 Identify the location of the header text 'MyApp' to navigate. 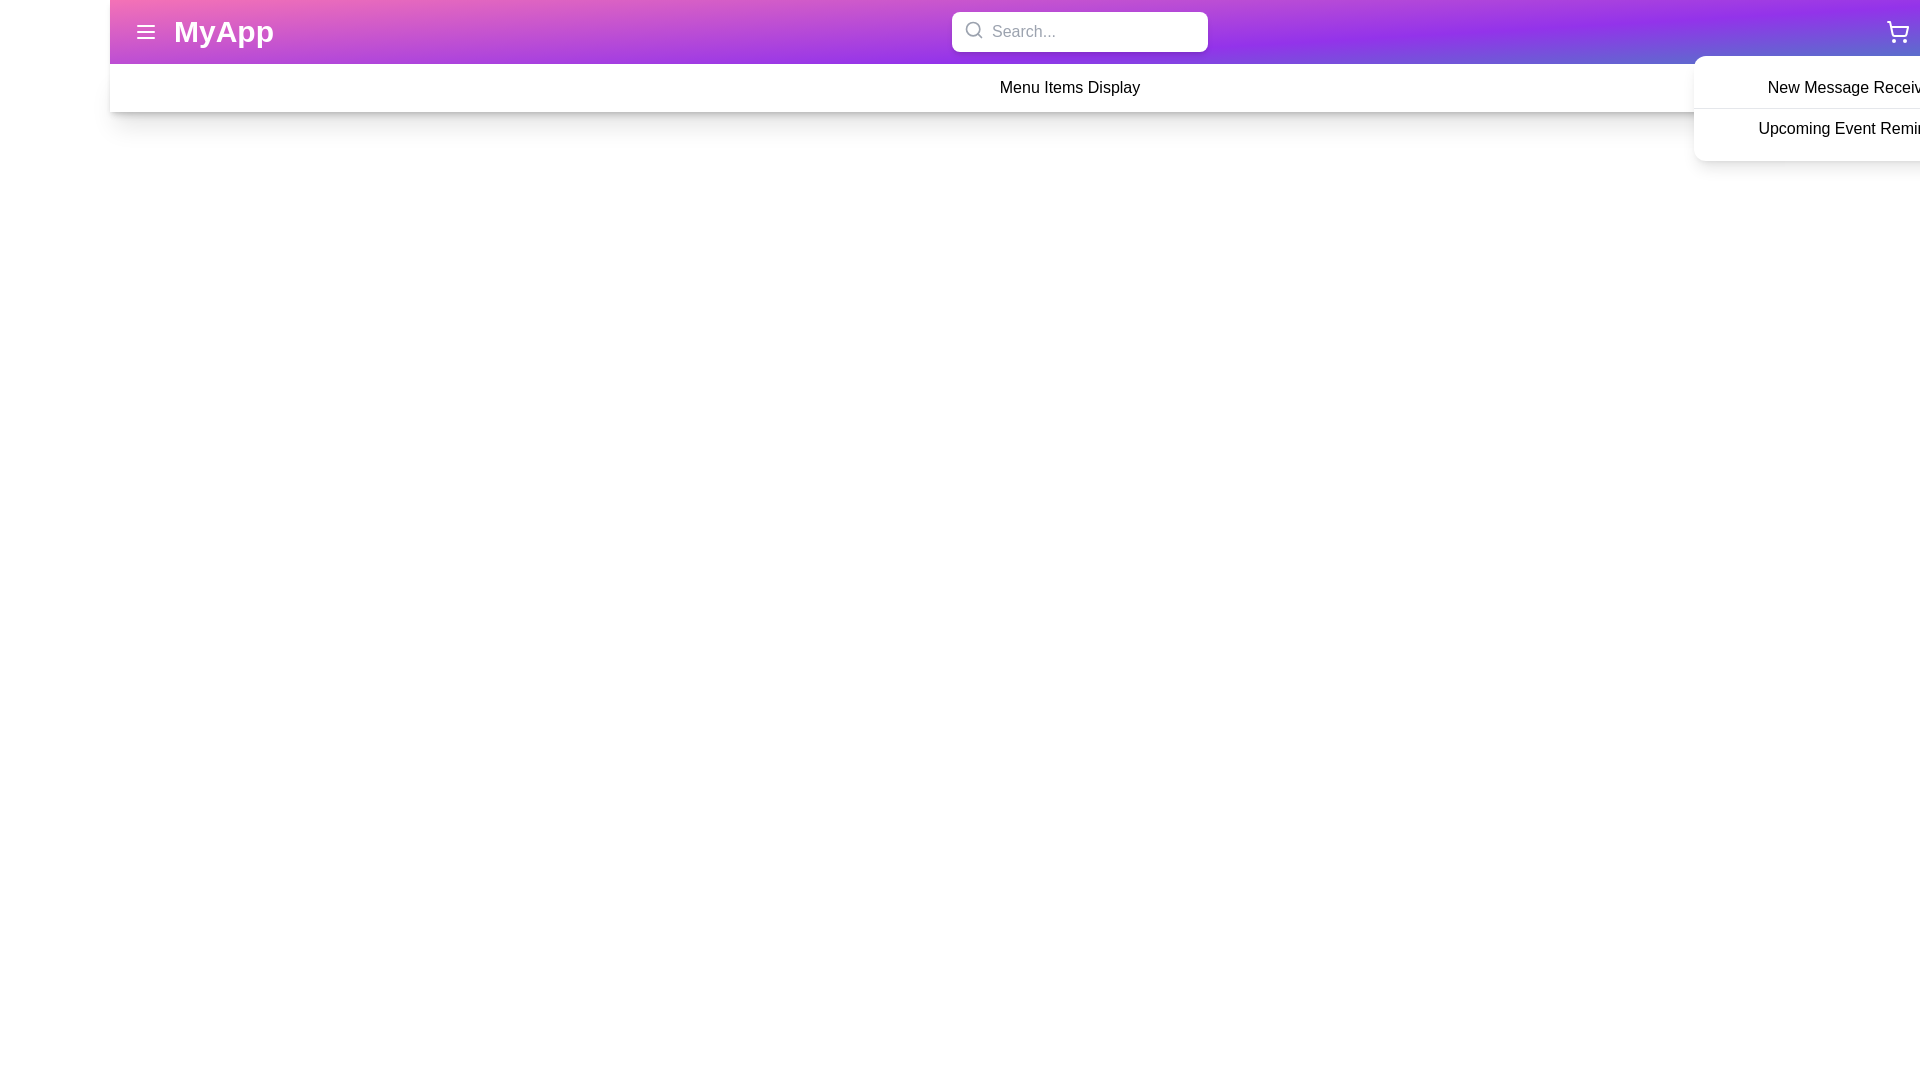
(224, 31).